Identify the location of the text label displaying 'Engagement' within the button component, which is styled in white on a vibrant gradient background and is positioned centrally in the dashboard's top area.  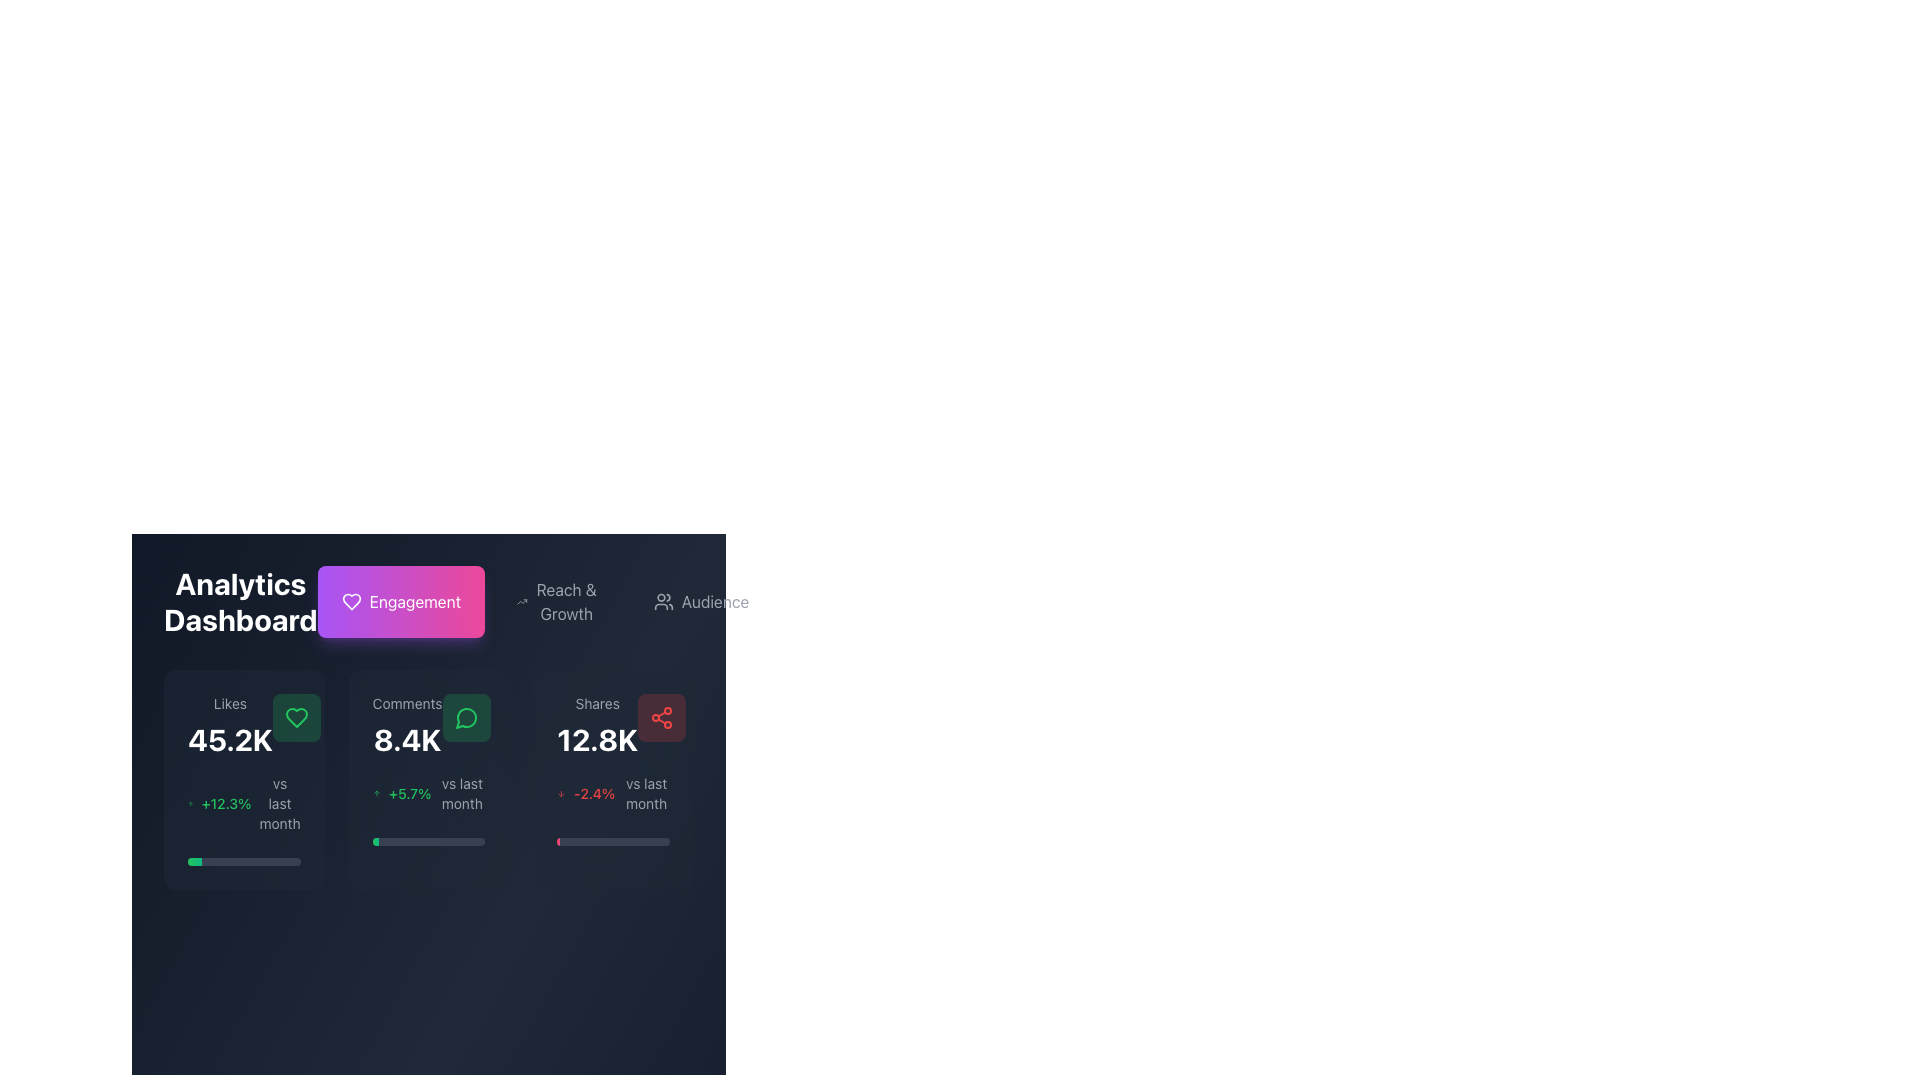
(414, 600).